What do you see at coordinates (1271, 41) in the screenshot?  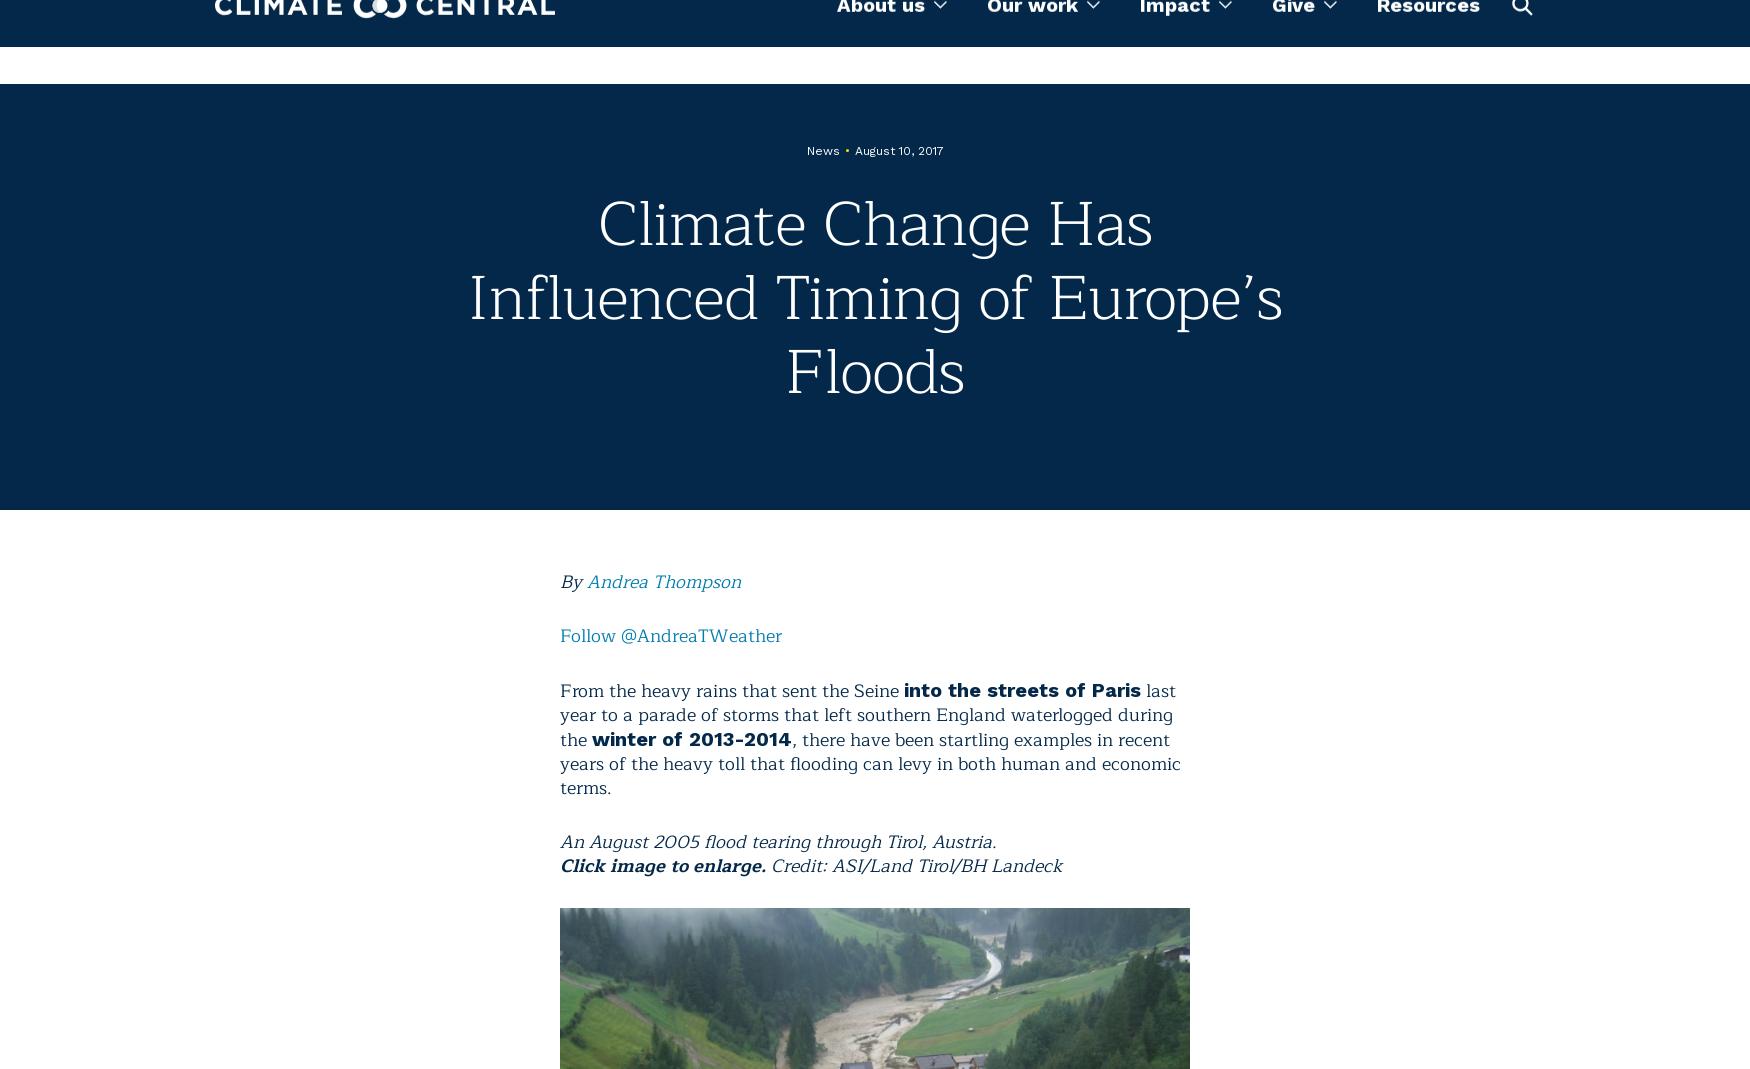 I see `'Give'` at bounding box center [1271, 41].